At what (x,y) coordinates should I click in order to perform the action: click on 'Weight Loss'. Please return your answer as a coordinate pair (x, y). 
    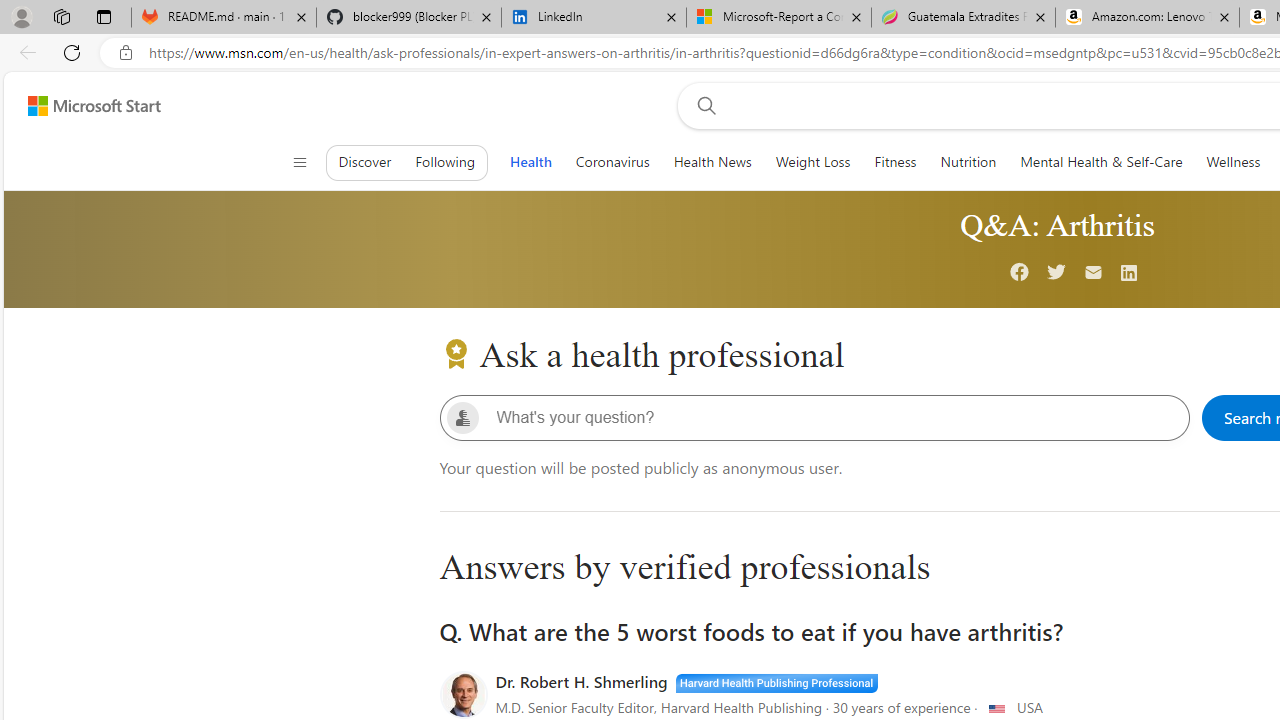
    Looking at the image, I should click on (812, 161).